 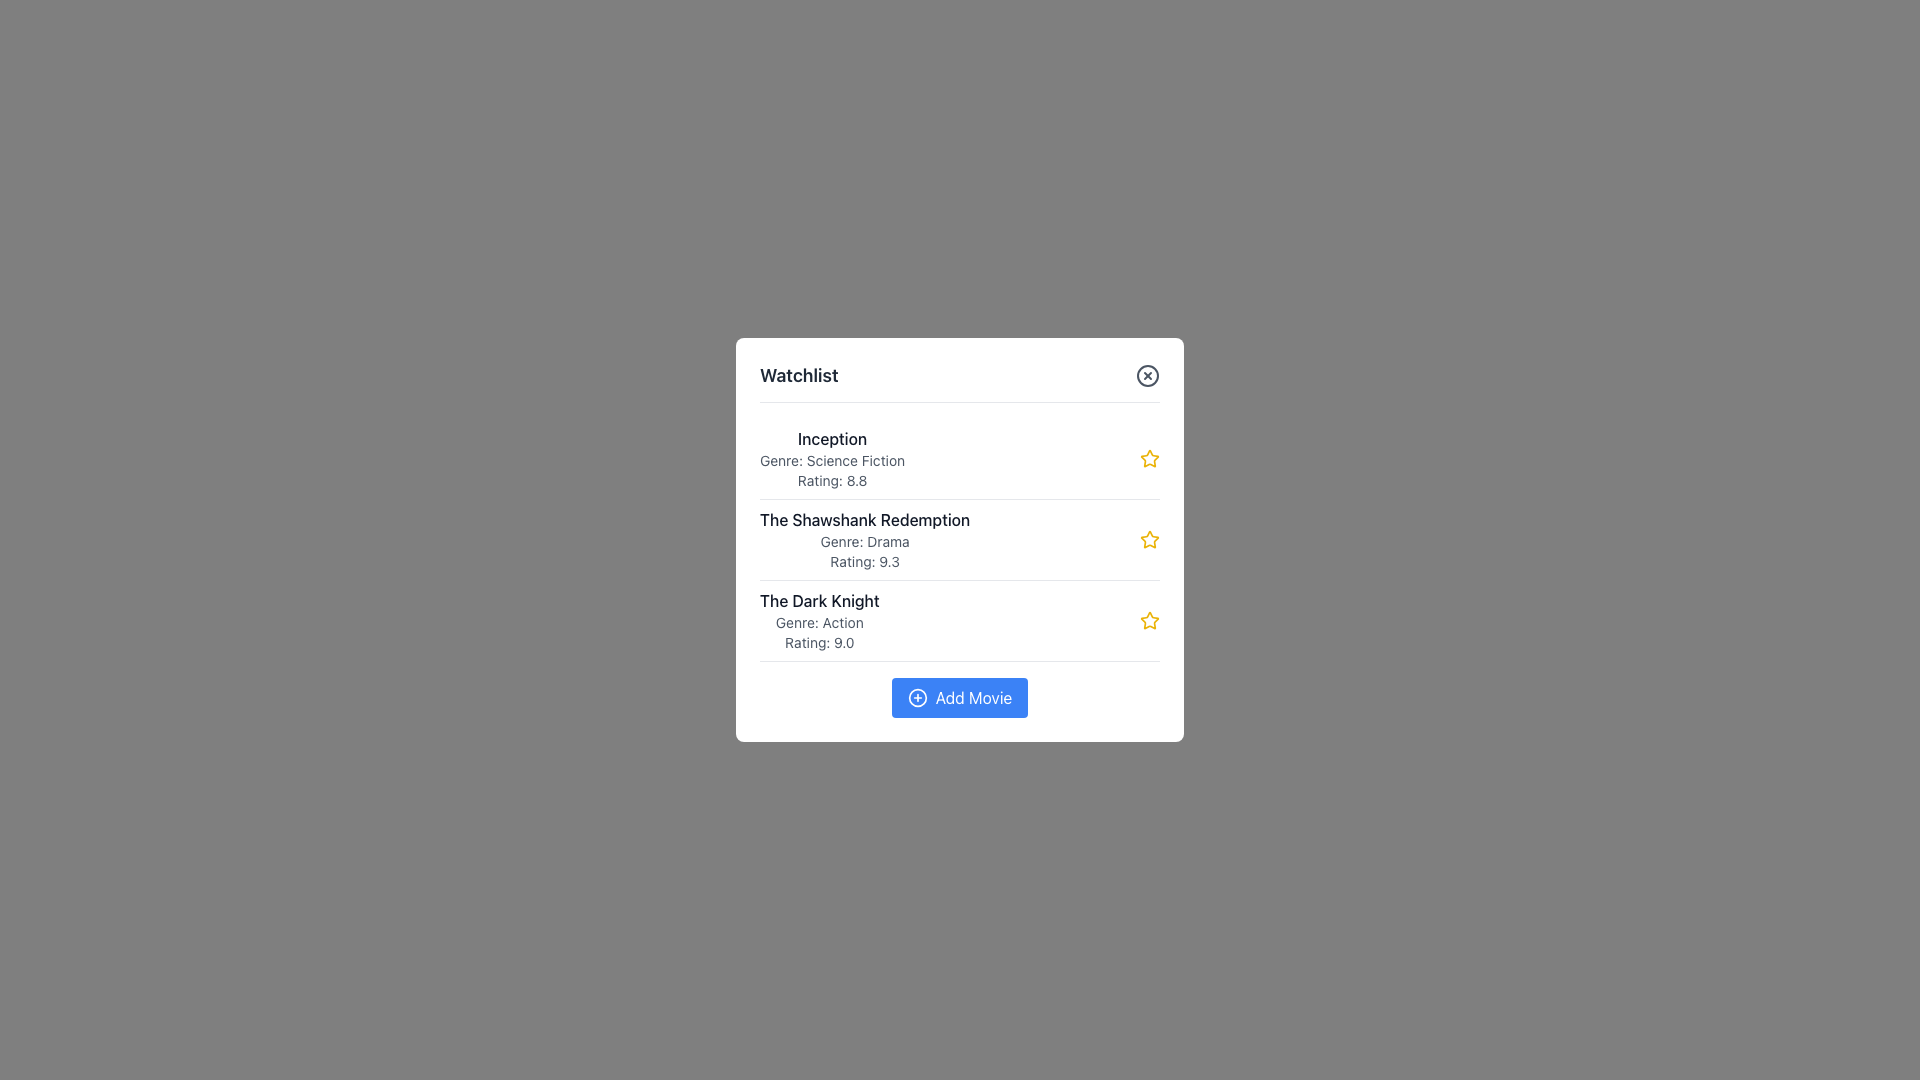 I want to click on the Text Display element that shows the movie title 'The Dark Knight', genre 'Genre: Action', and rating 'Rating: 9.0', which is the third entry in the Watchlist module, so click(x=819, y=620).